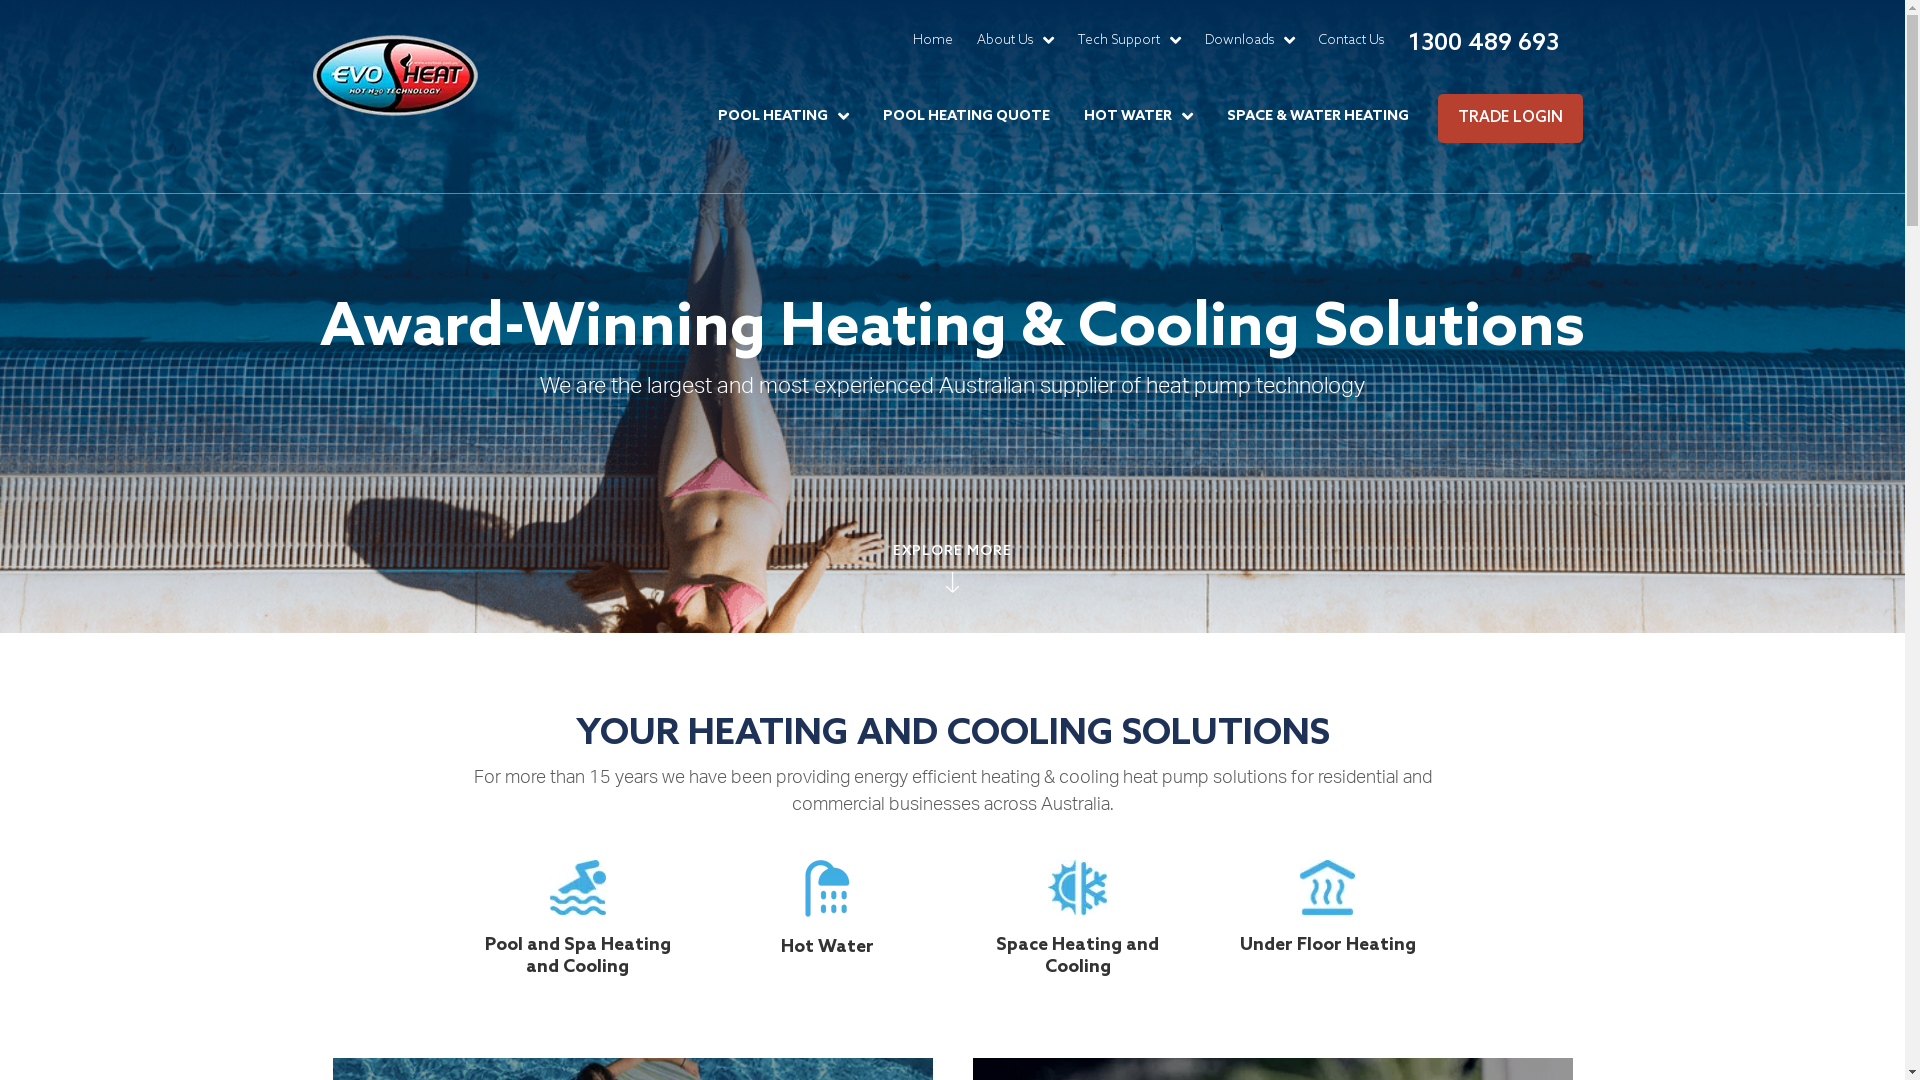 The width and height of the screenshot is (1920, 1080). What do you see at coordinates (1483, 43) in the screenshot?
I see `'1300 489 693'` at bounding box center [1483, 43].